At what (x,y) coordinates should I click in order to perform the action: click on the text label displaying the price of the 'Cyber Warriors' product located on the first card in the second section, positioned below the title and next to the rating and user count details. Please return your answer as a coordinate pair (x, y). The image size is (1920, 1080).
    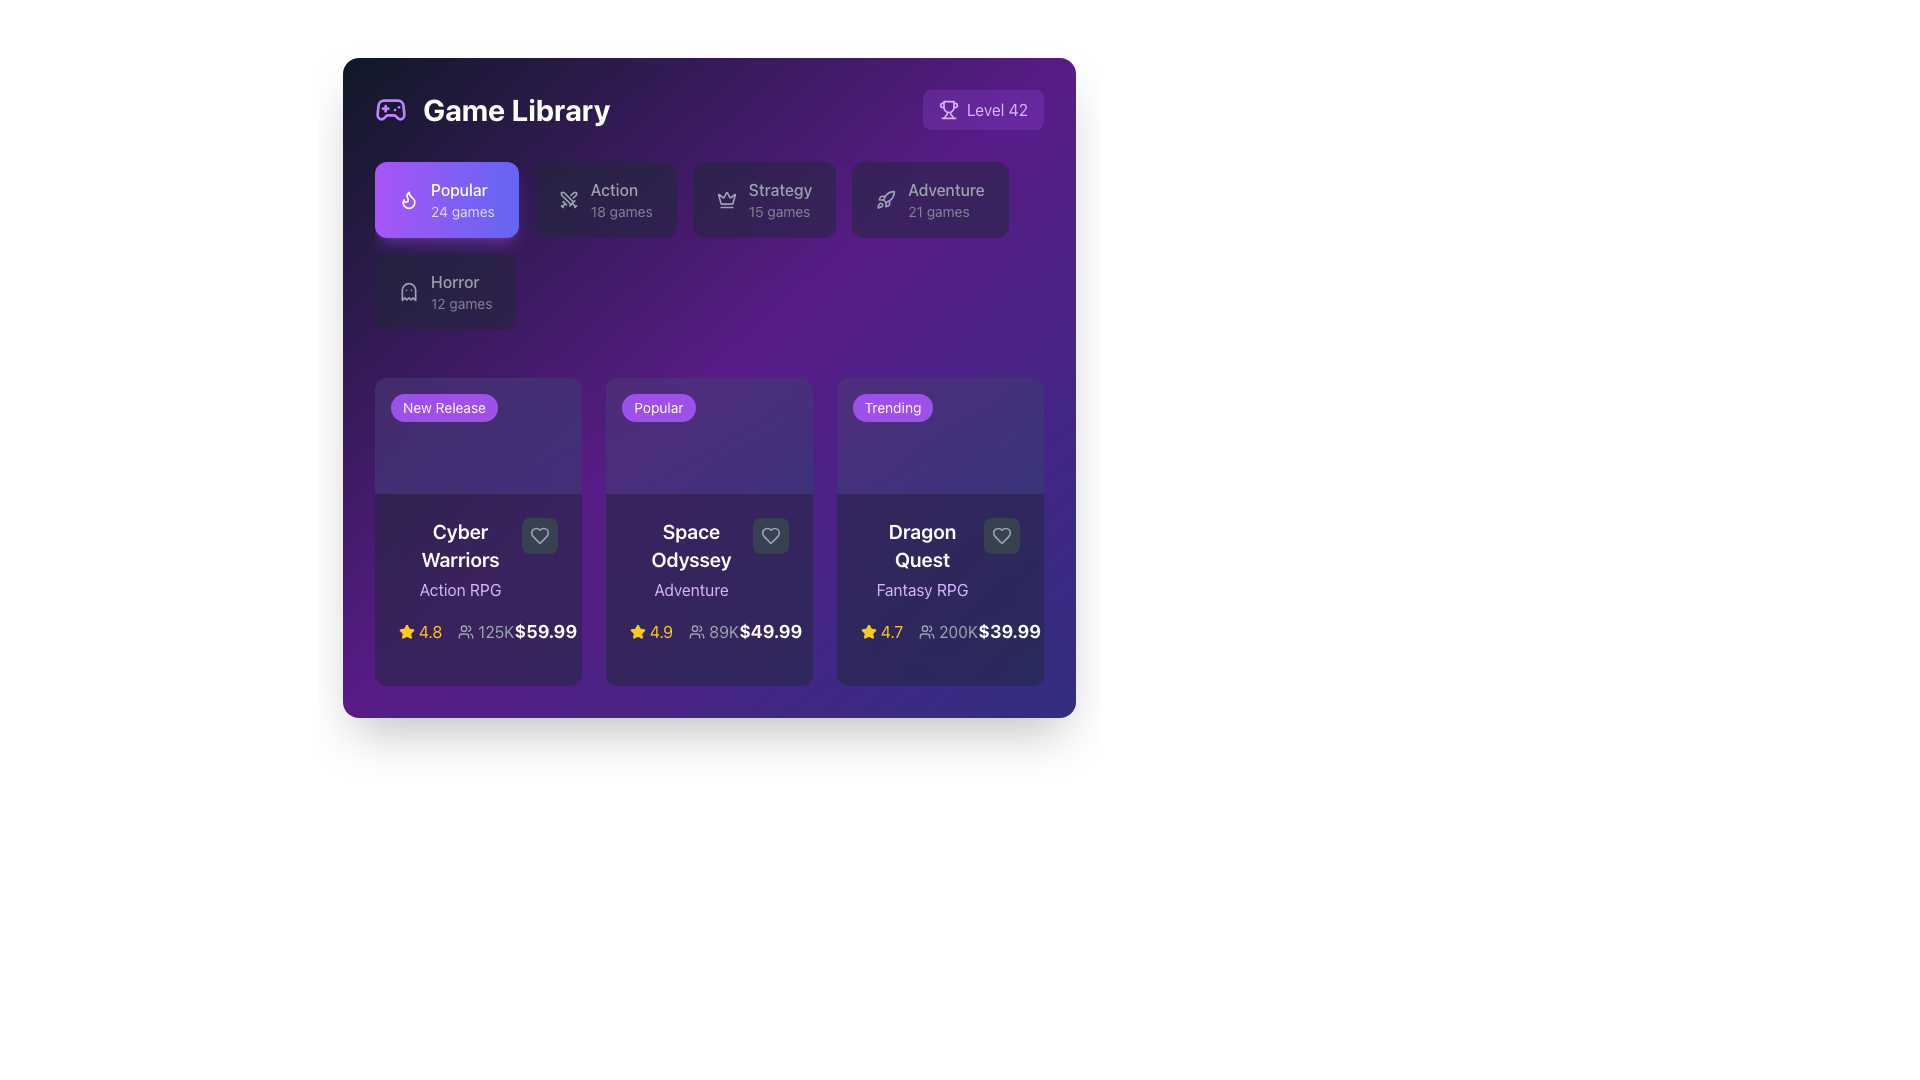
    Looking at the image, I should click on (545, 632).